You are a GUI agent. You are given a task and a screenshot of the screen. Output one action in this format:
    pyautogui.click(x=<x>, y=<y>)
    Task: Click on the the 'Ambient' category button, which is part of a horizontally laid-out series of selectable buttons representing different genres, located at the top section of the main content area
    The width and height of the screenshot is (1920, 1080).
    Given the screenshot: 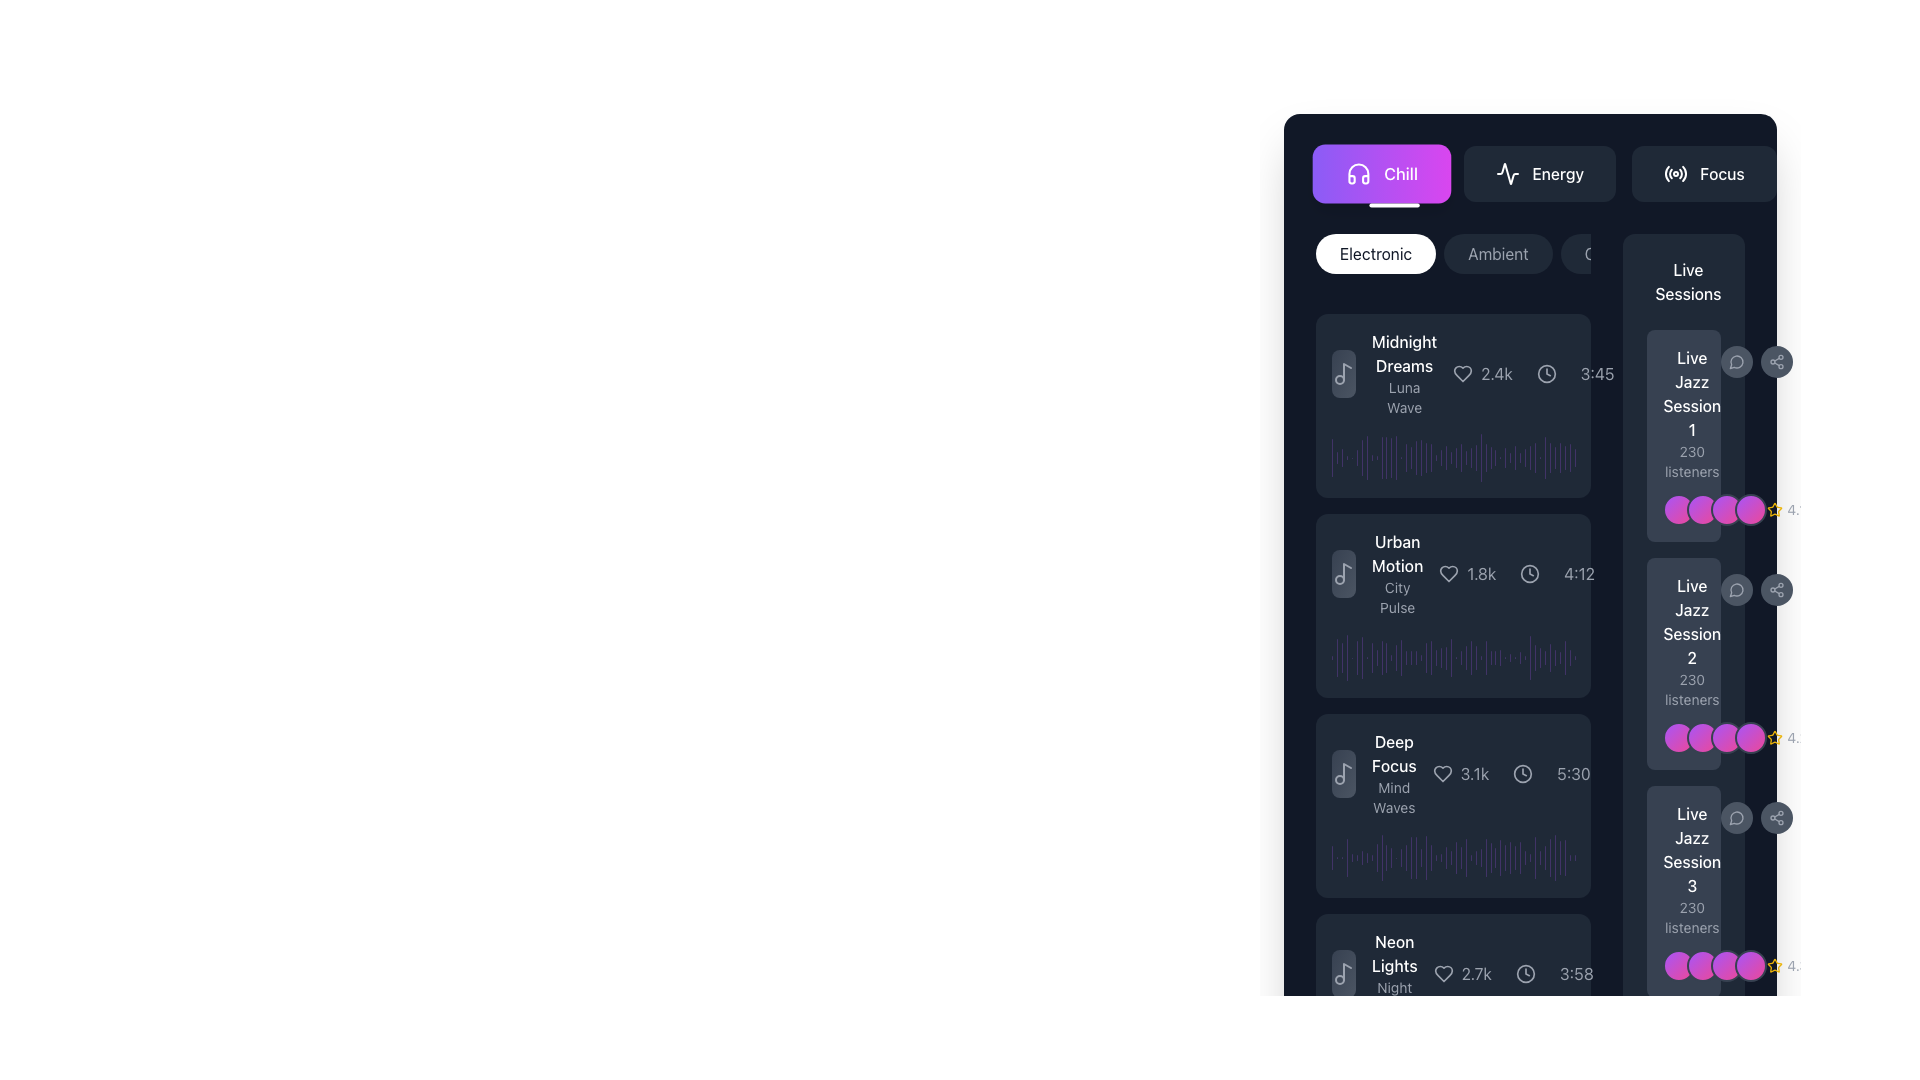 What is the action you would take?
    pyautogui.click(x=1453, y=261)
    